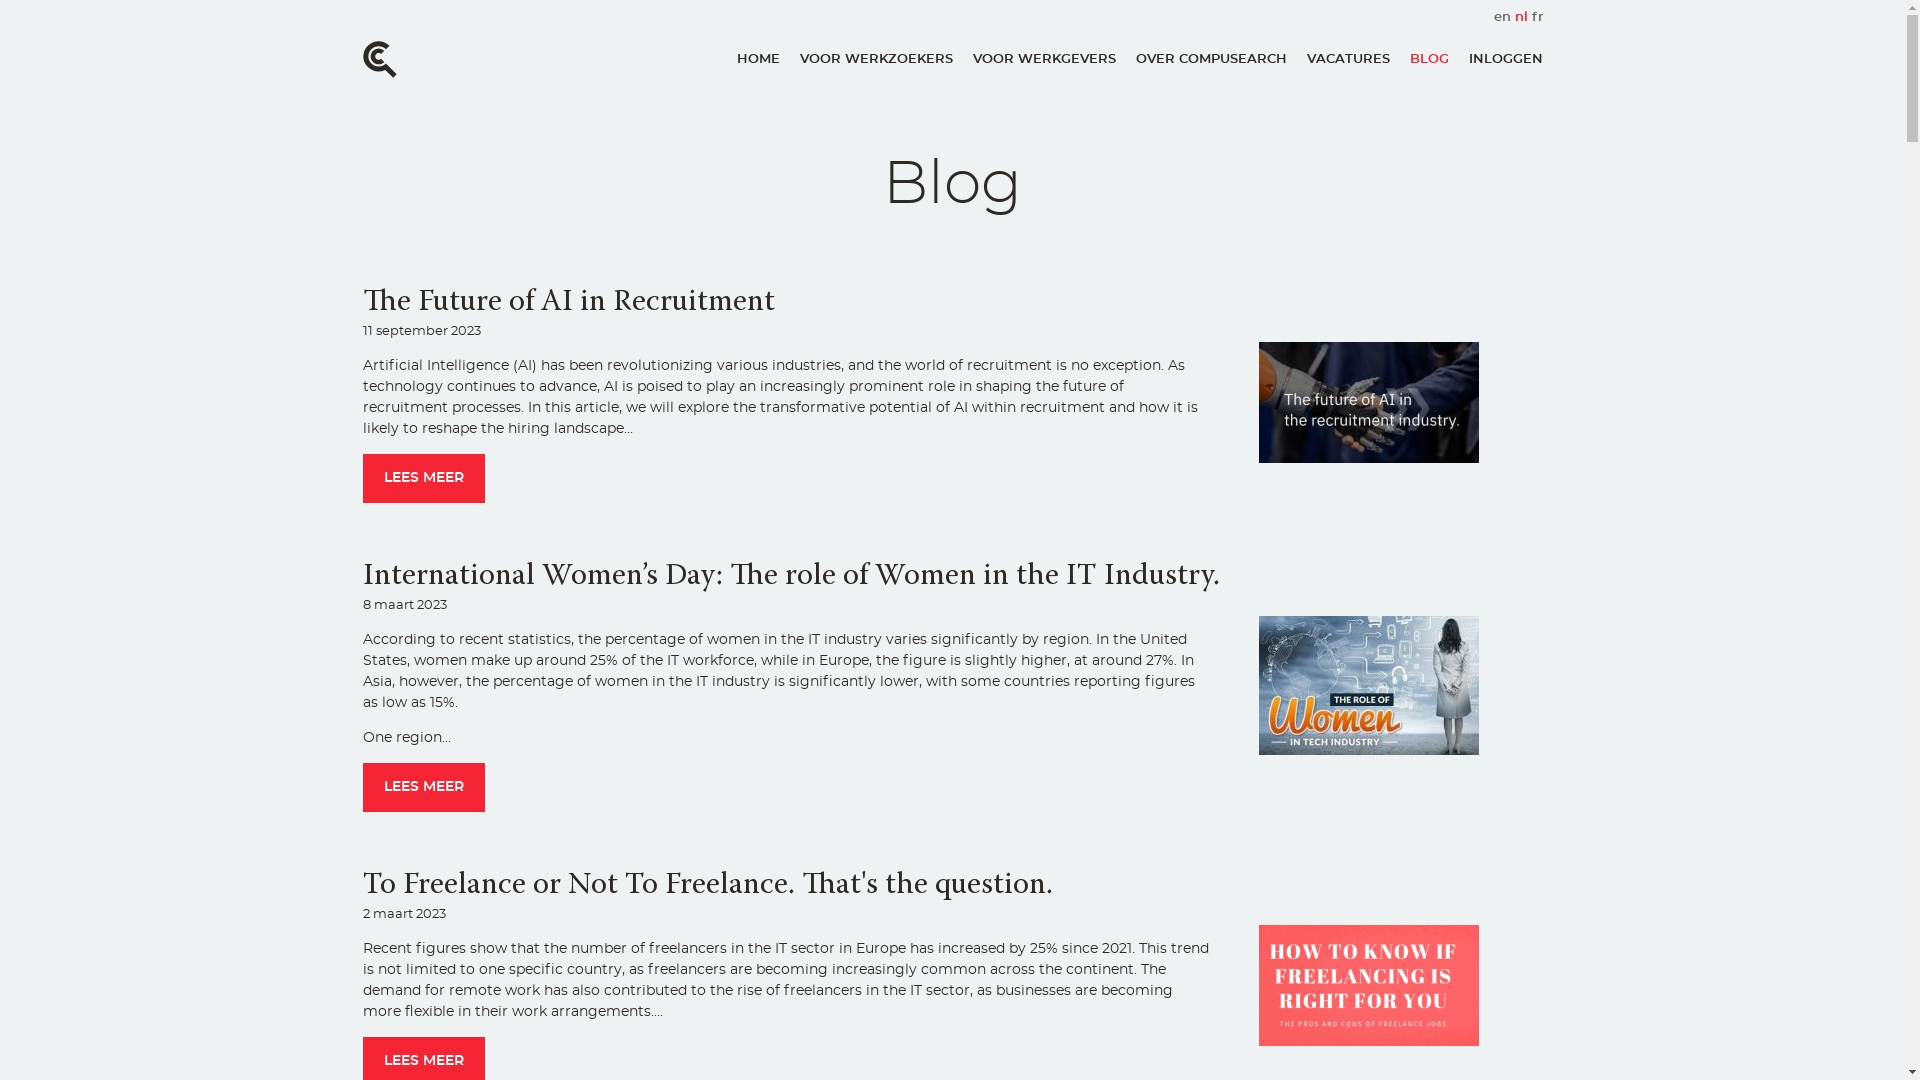 Image resolution: width=1920 pixels, height=1080 pixels. What do you see at coordinates (1520, 16) in the screenshot?
I see `'nl'` at bounding box center [1520, 16].